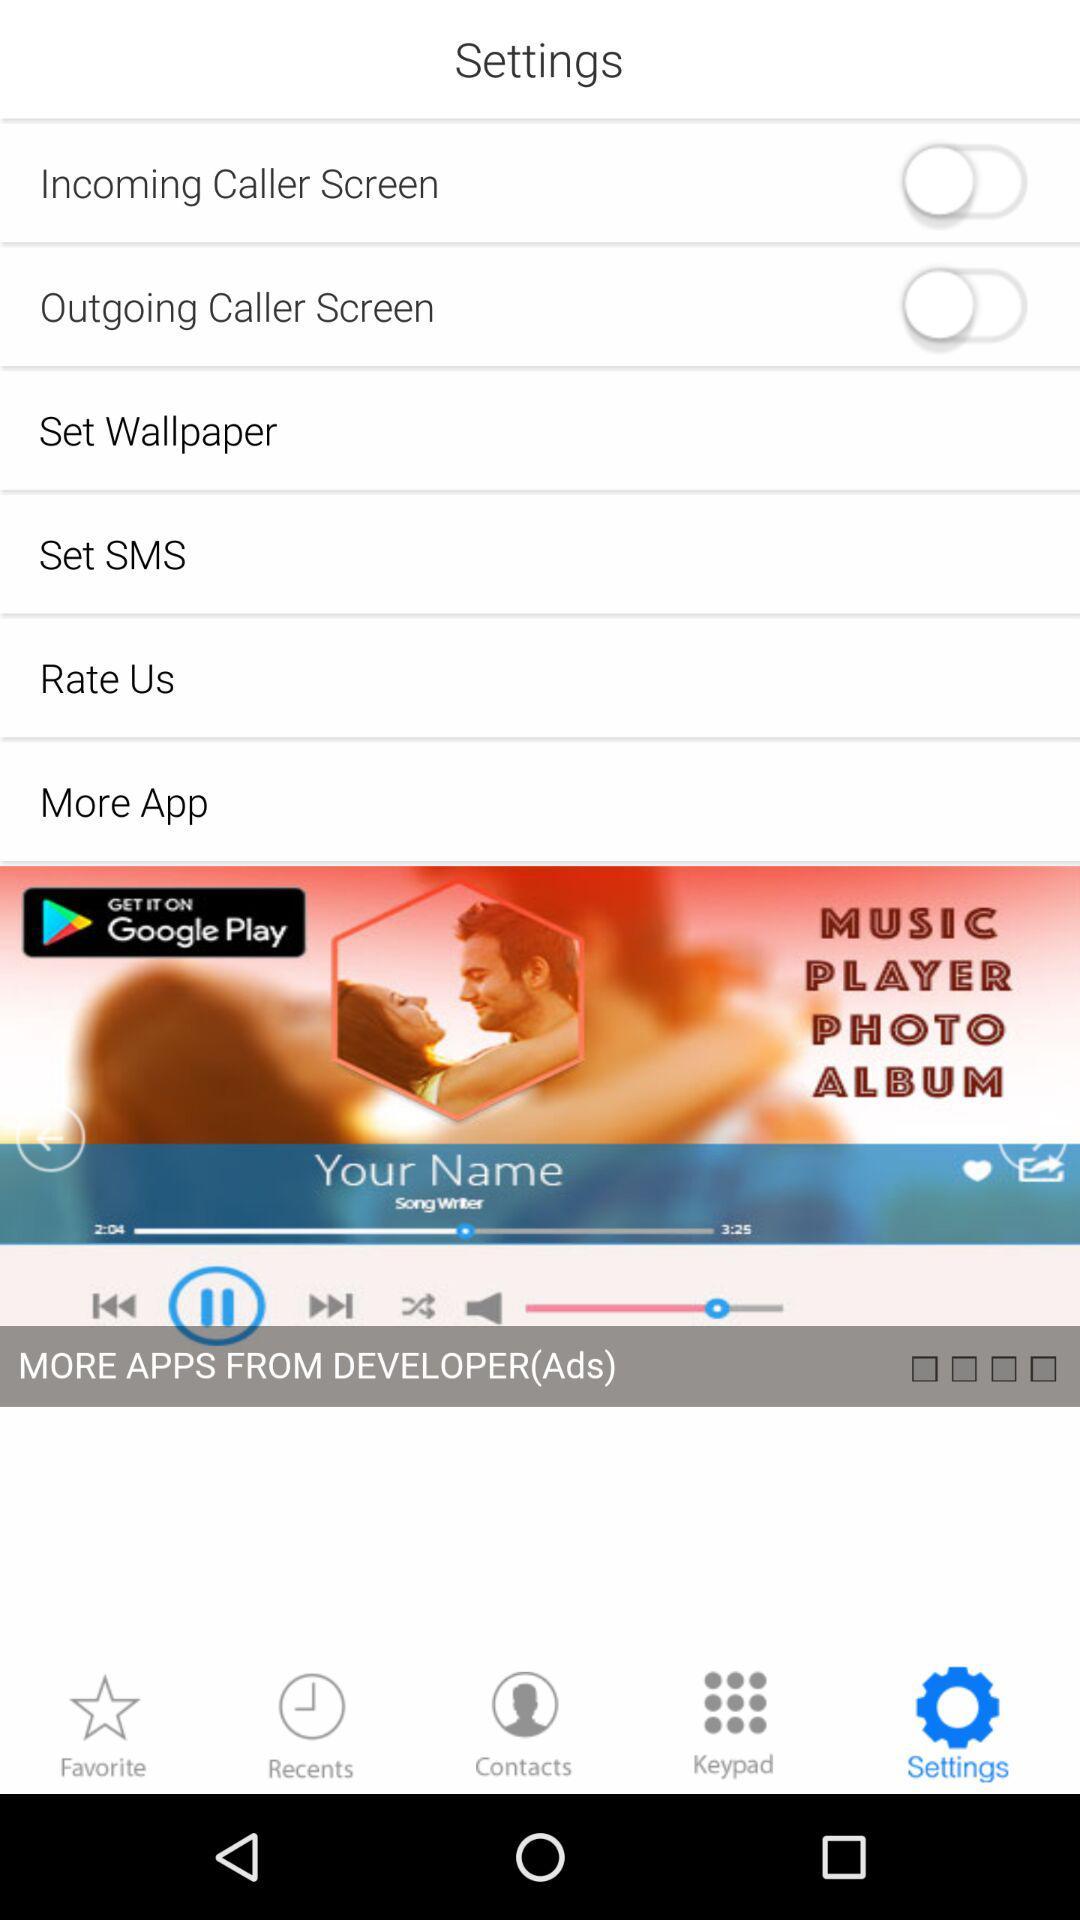  Describe the element at coordinates (523, 1723) in the screenshot. I see `contacts` at that location.